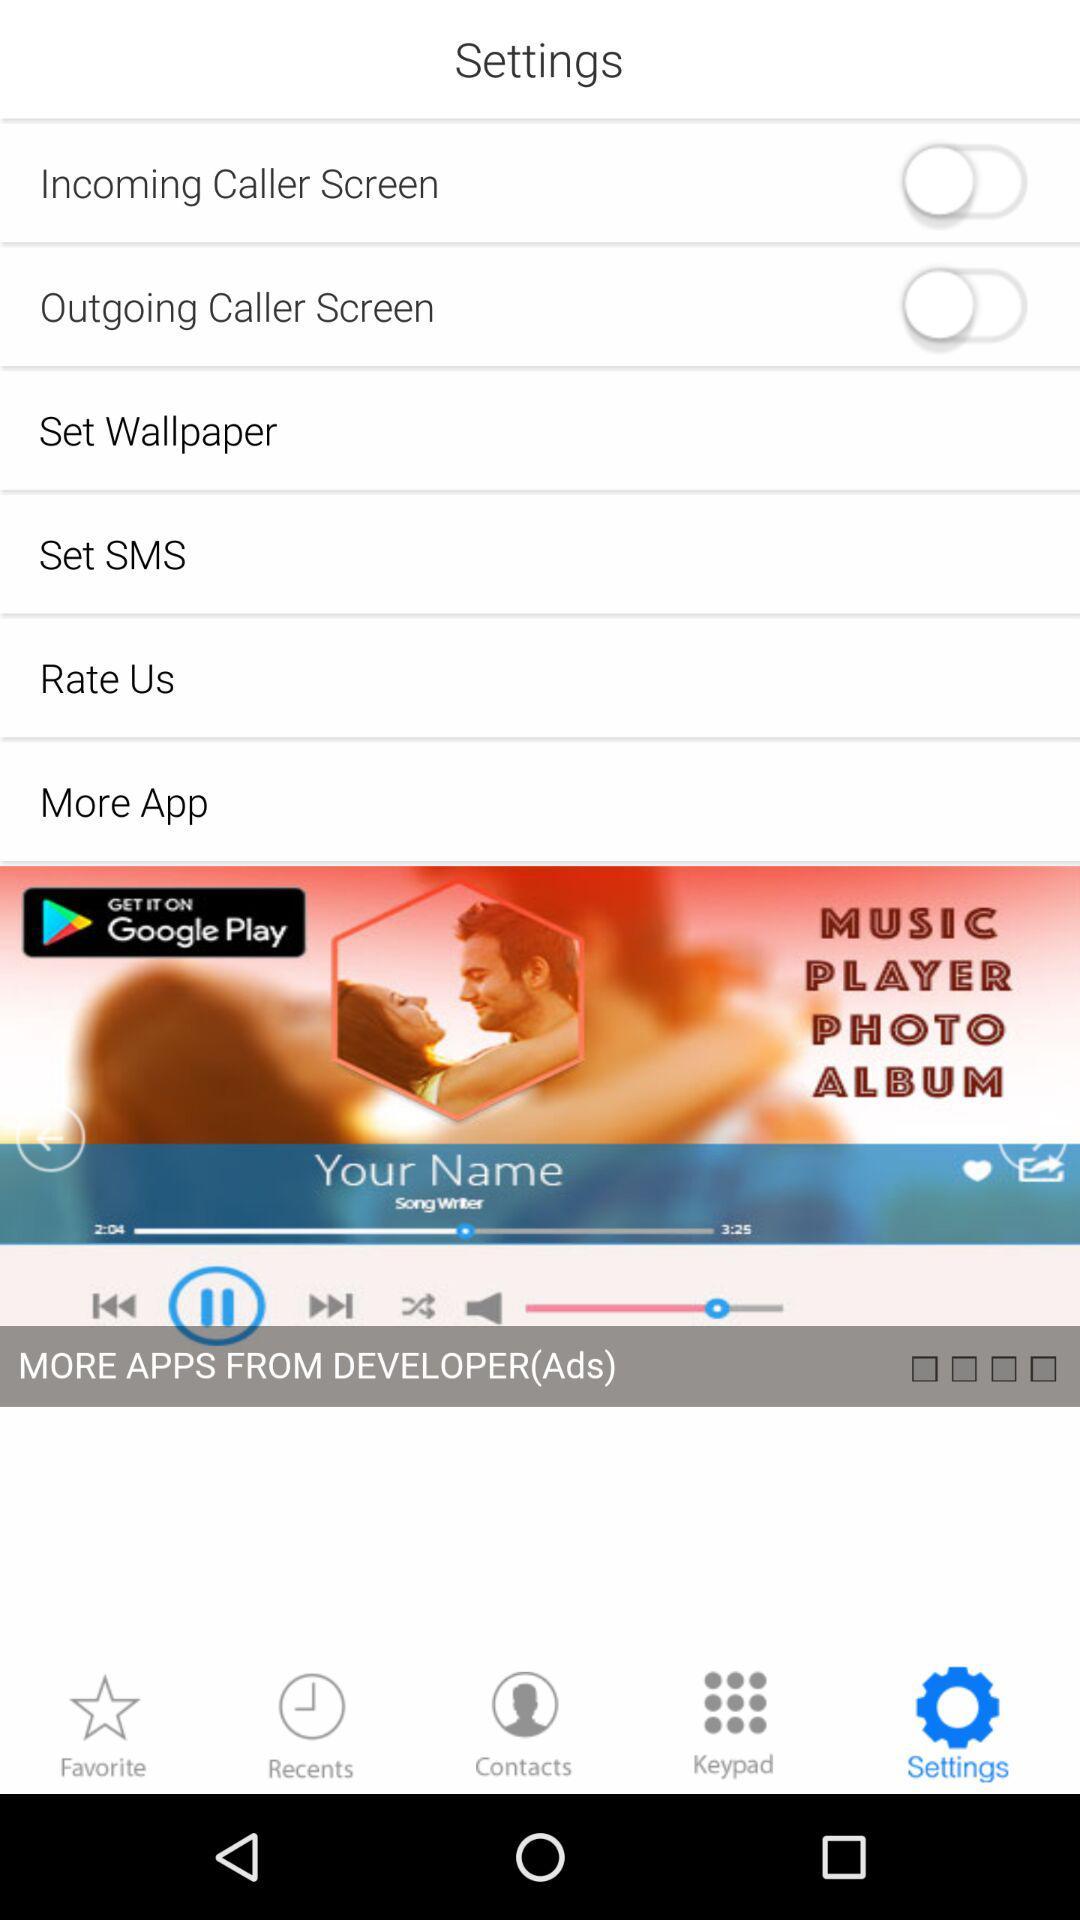  Describe the element at coordinates (523, 1723) in the screenshot. I see `contacts` at that location.